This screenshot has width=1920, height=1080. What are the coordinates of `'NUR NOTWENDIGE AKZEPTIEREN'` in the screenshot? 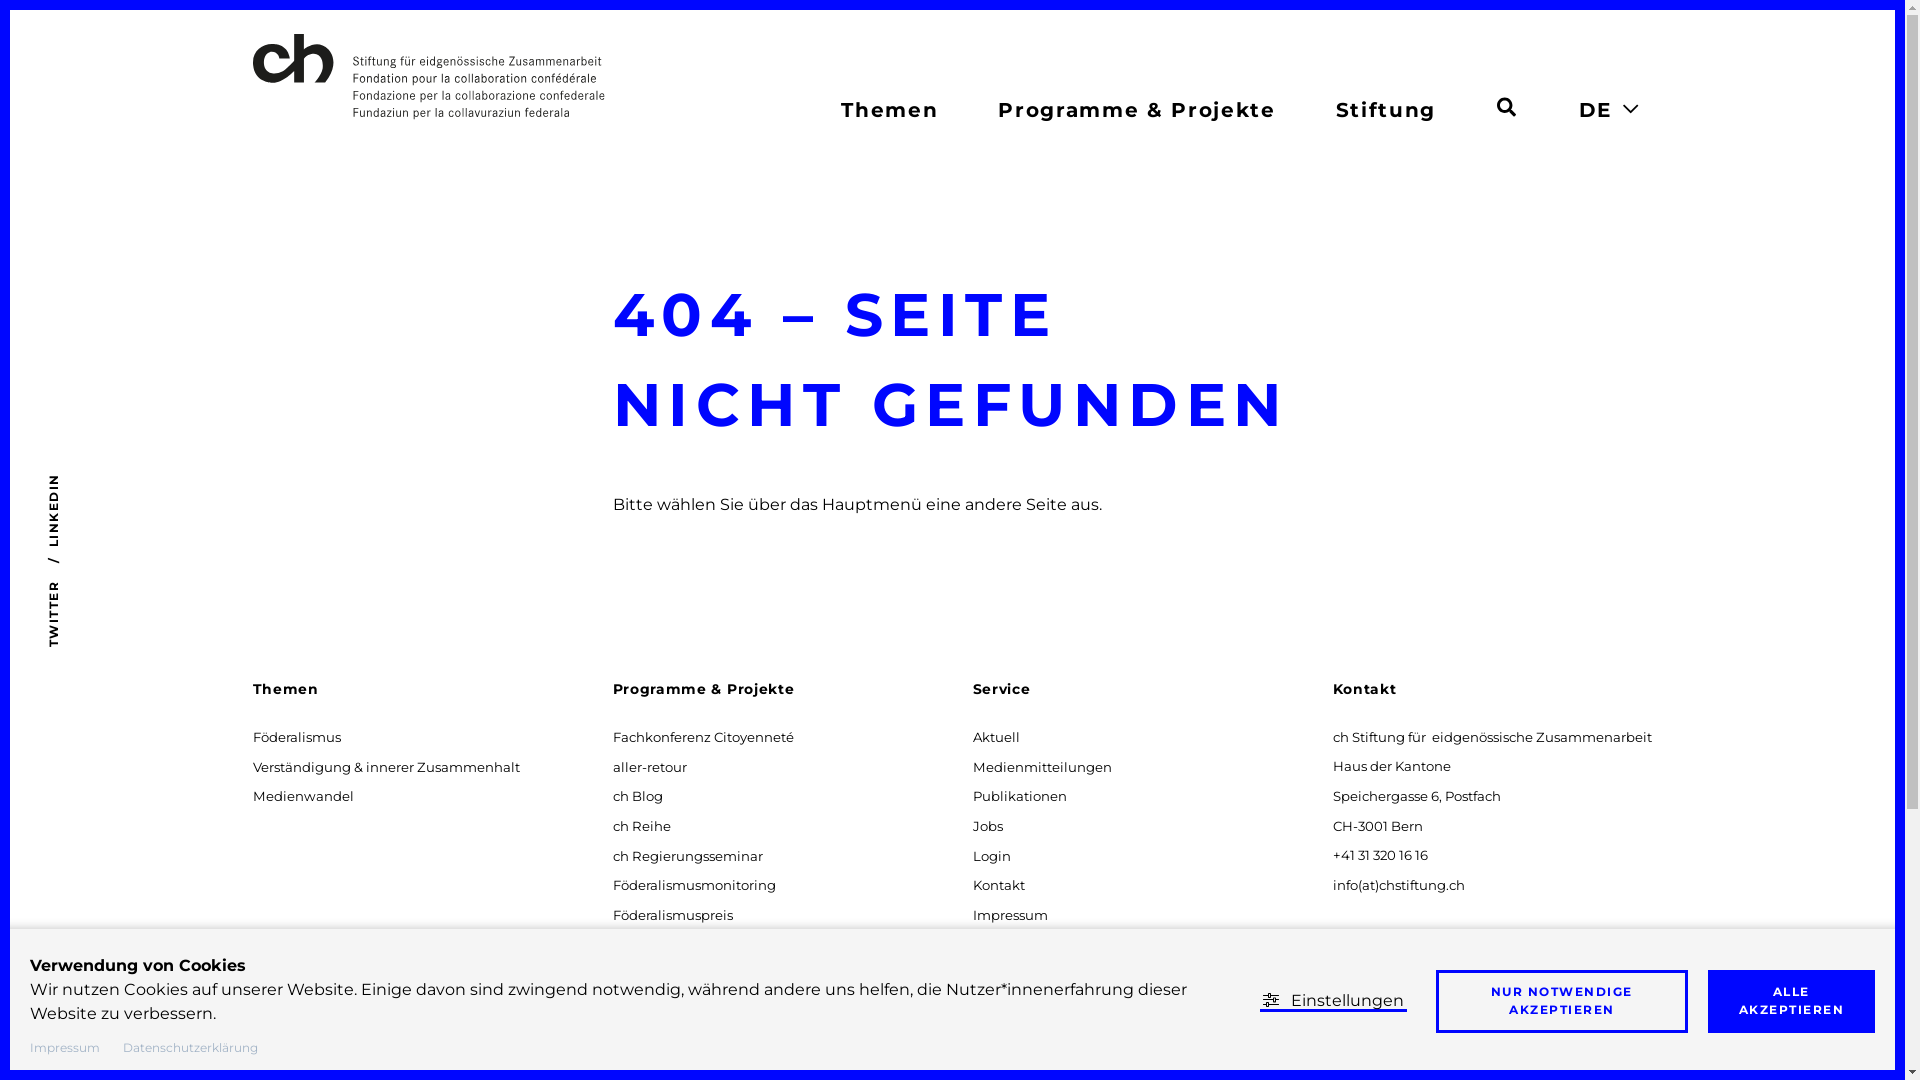 It's located at (1434, 1001).